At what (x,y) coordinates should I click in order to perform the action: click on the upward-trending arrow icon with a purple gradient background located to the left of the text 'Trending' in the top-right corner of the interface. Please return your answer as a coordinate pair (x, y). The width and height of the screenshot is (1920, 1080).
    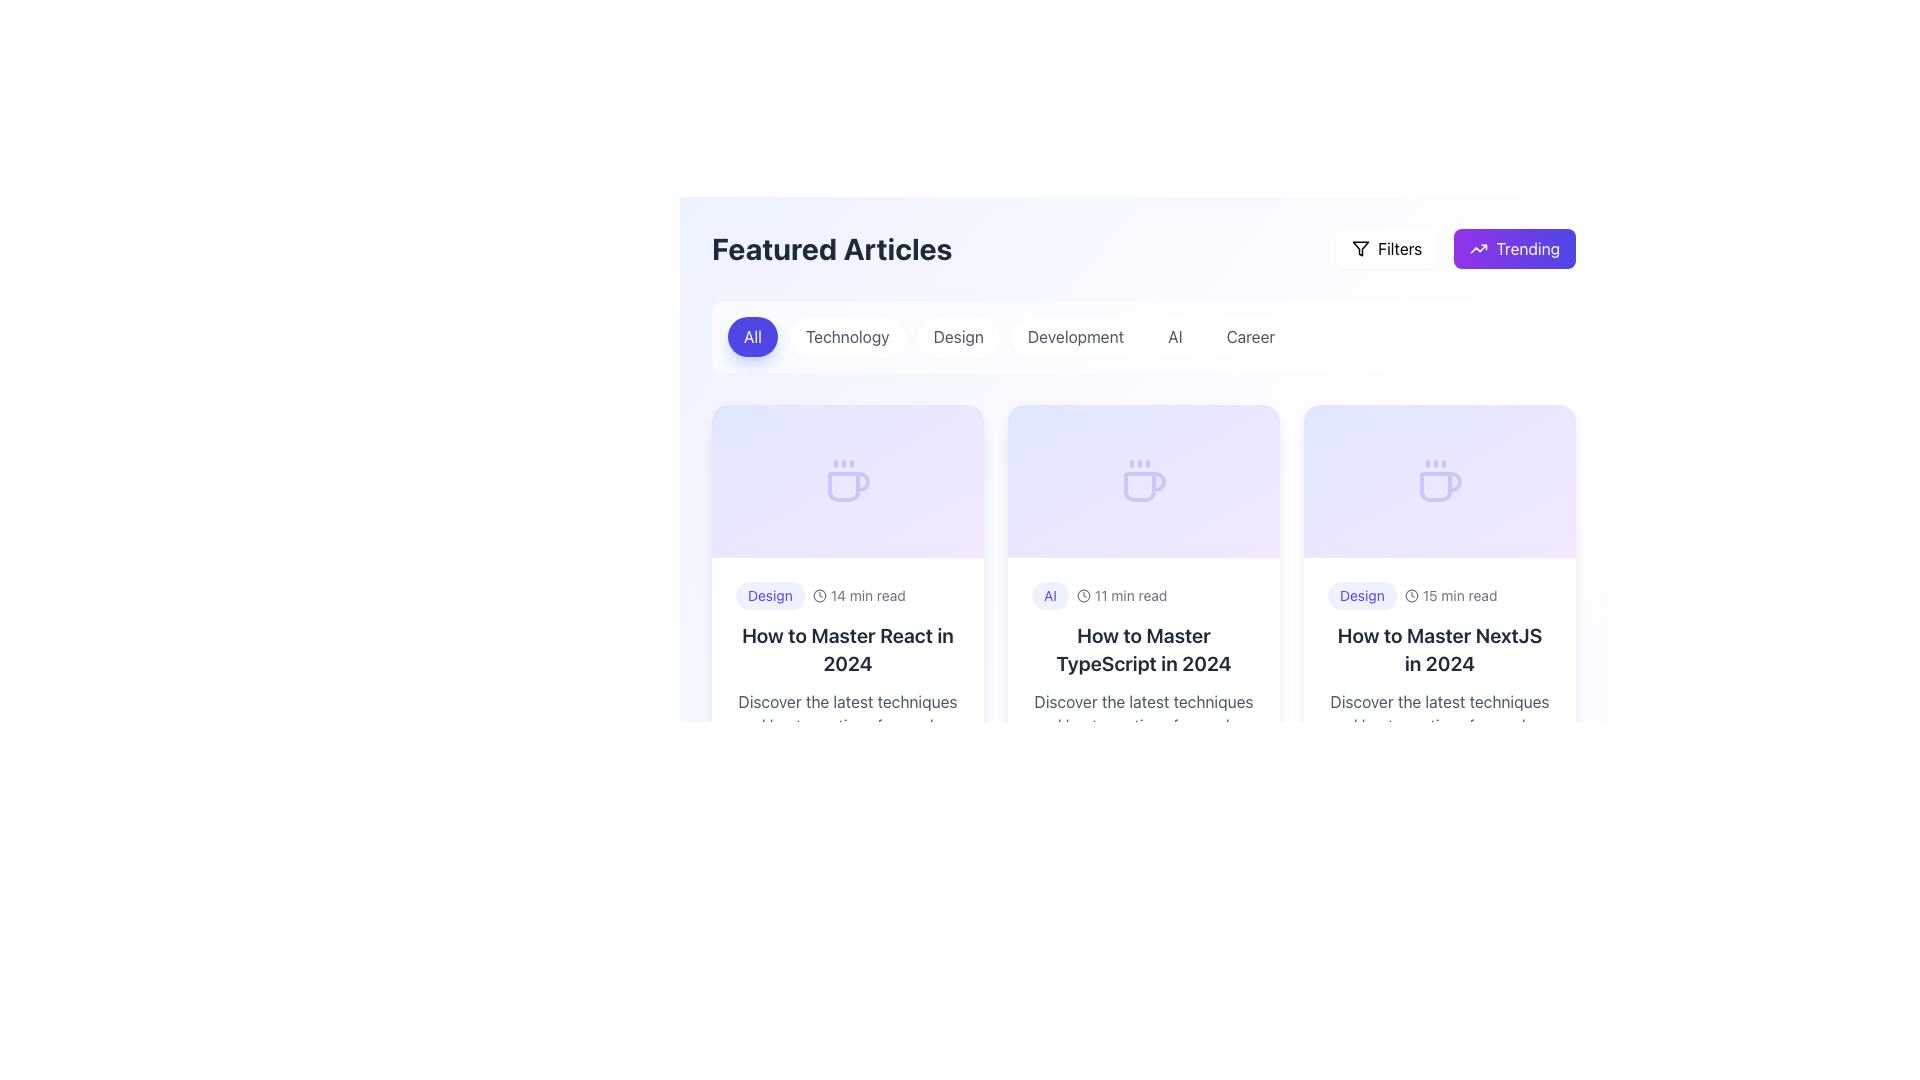
    Looking at the image, I should click on (1478, 248).